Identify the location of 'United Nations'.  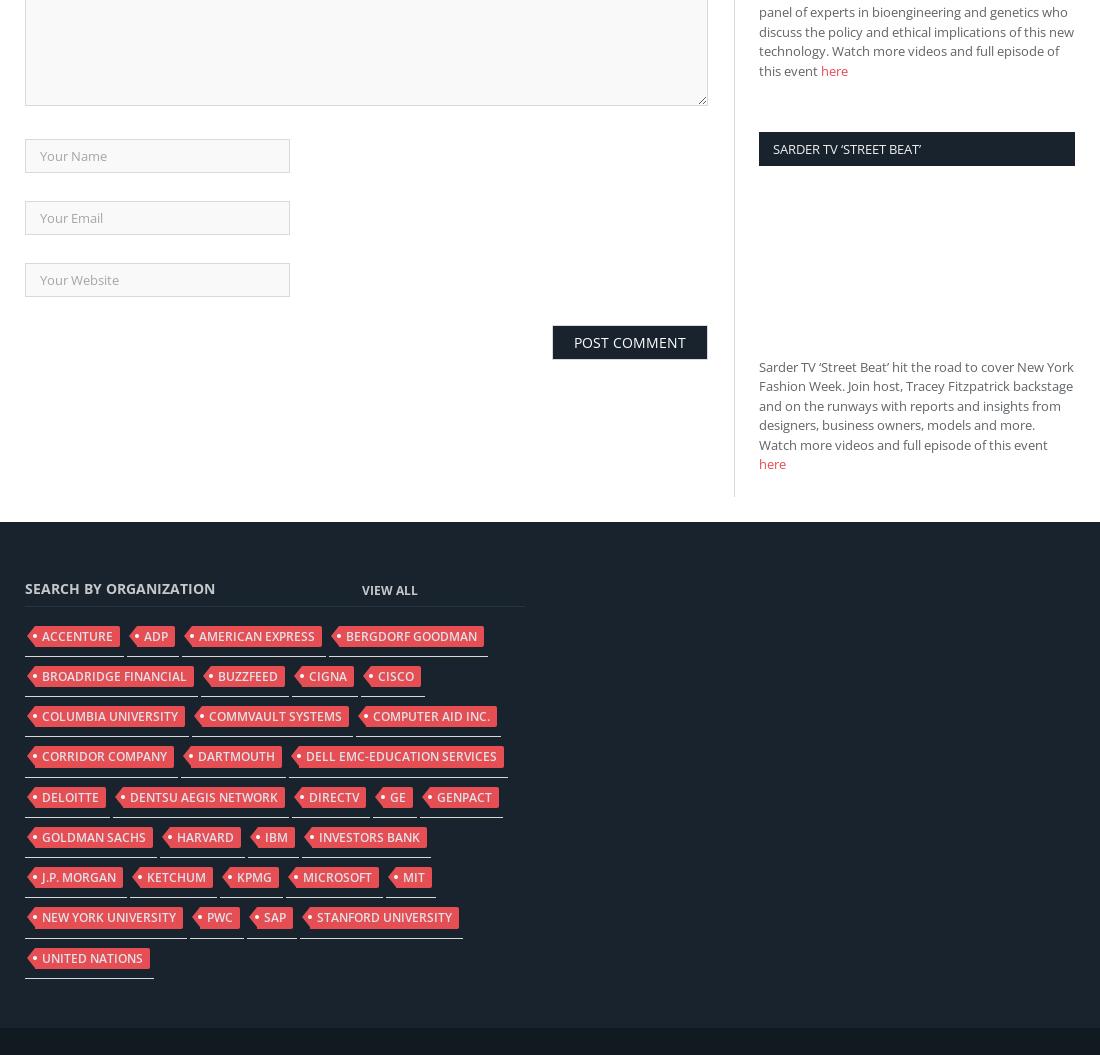
(92, 957).